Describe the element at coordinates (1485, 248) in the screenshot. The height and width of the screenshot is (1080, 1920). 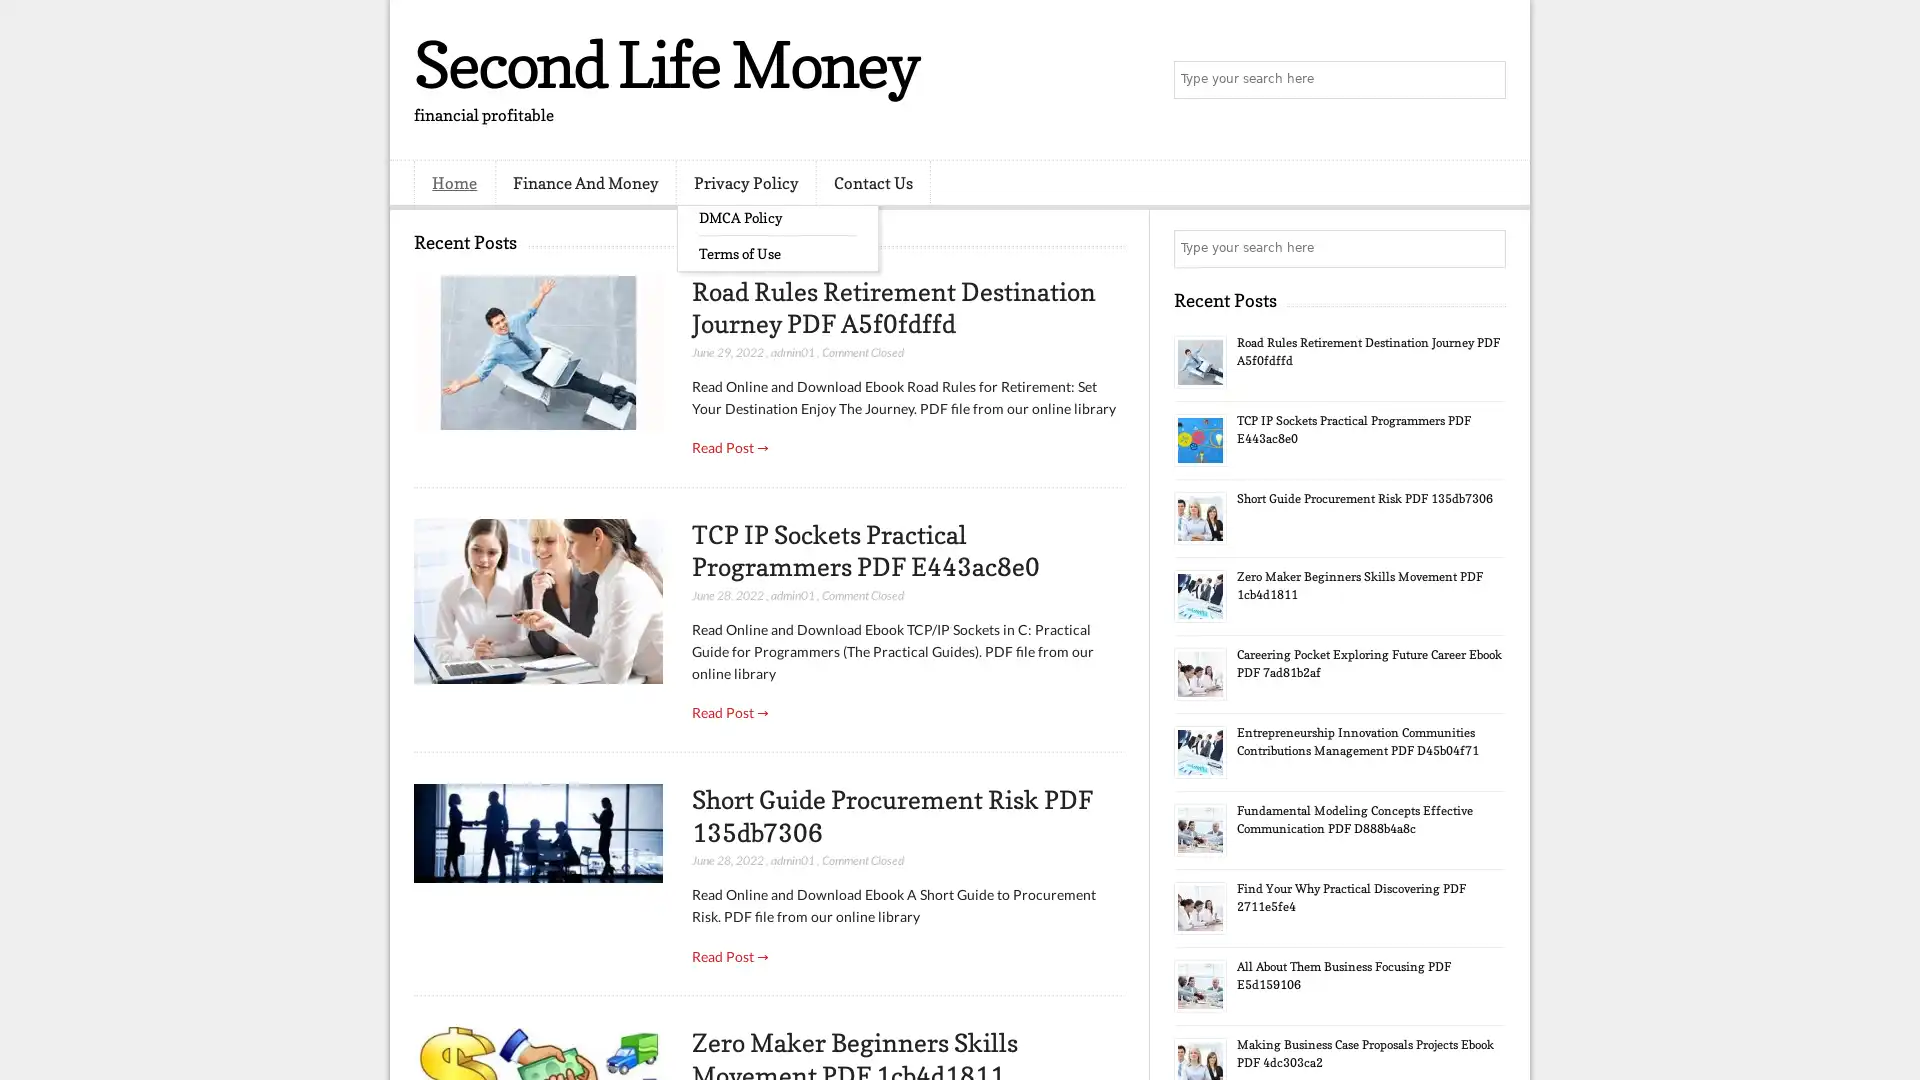
I see `Search` at that location.